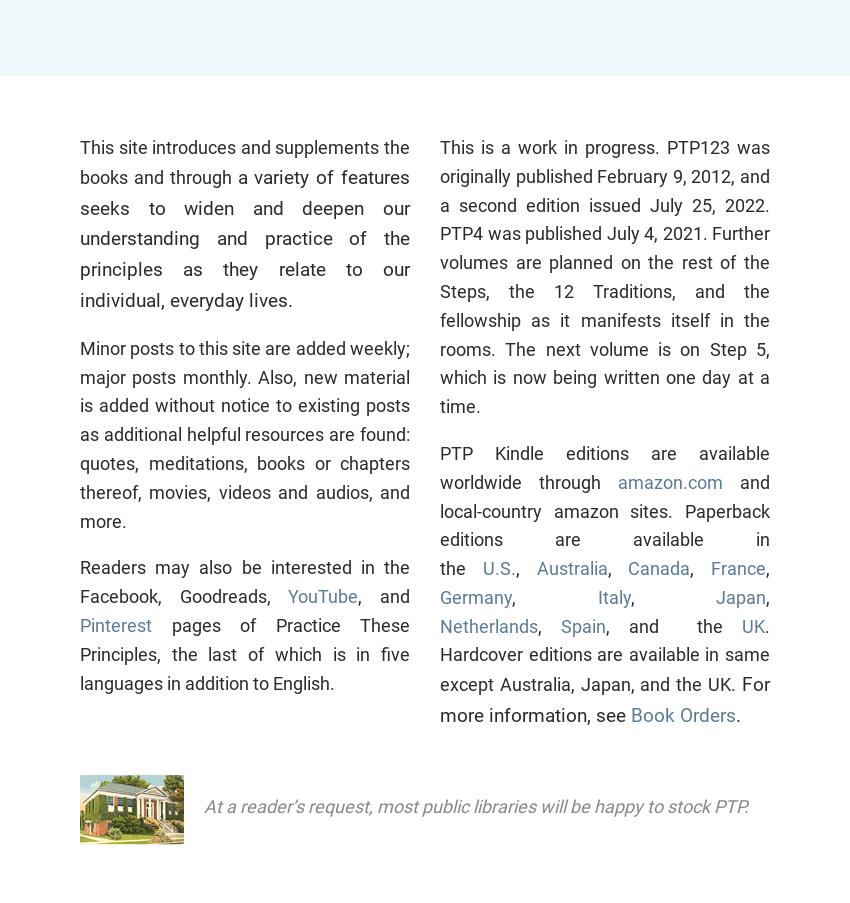 This screenshot has height=903, width=850. What do you see at coordinates (561, 625) in the screenshot?
I see `'Spain'` at bounding box center [561, 625].